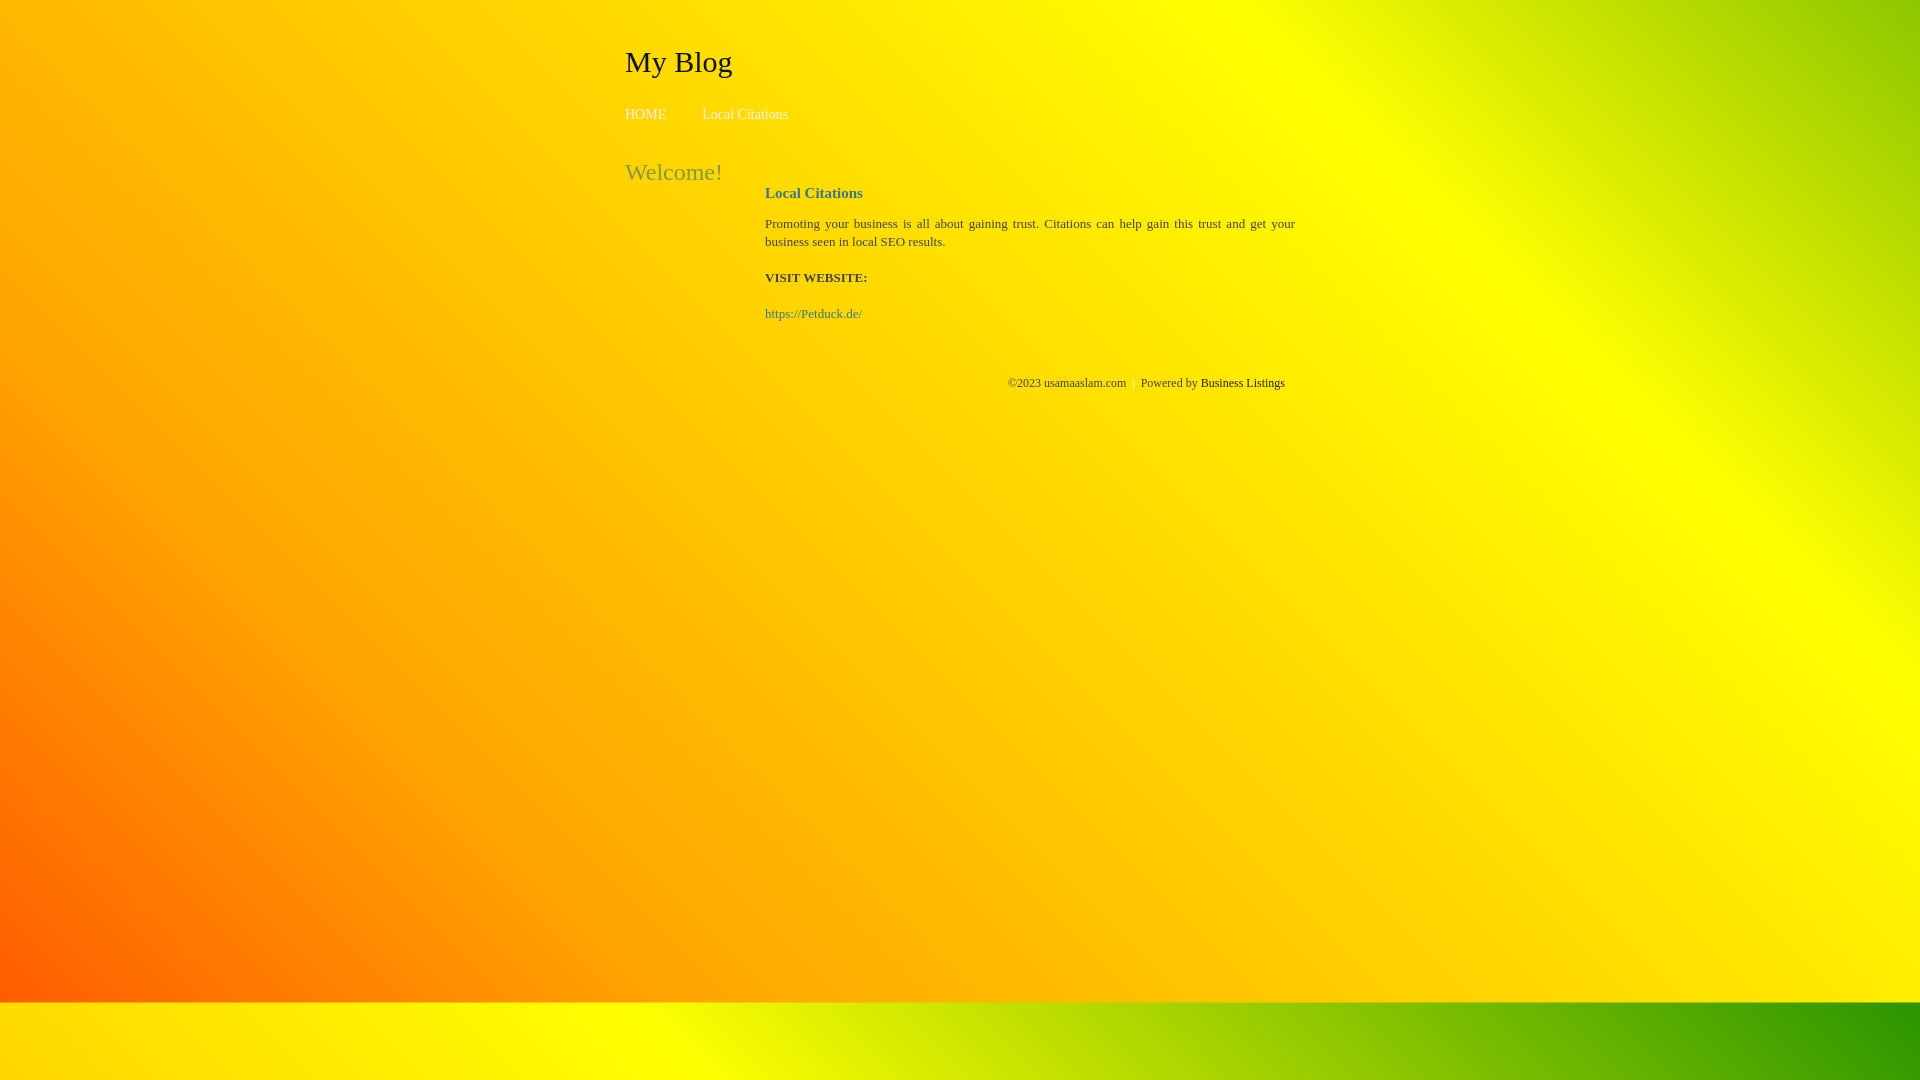  I want to click on 'My Blog', so click(678, 60).